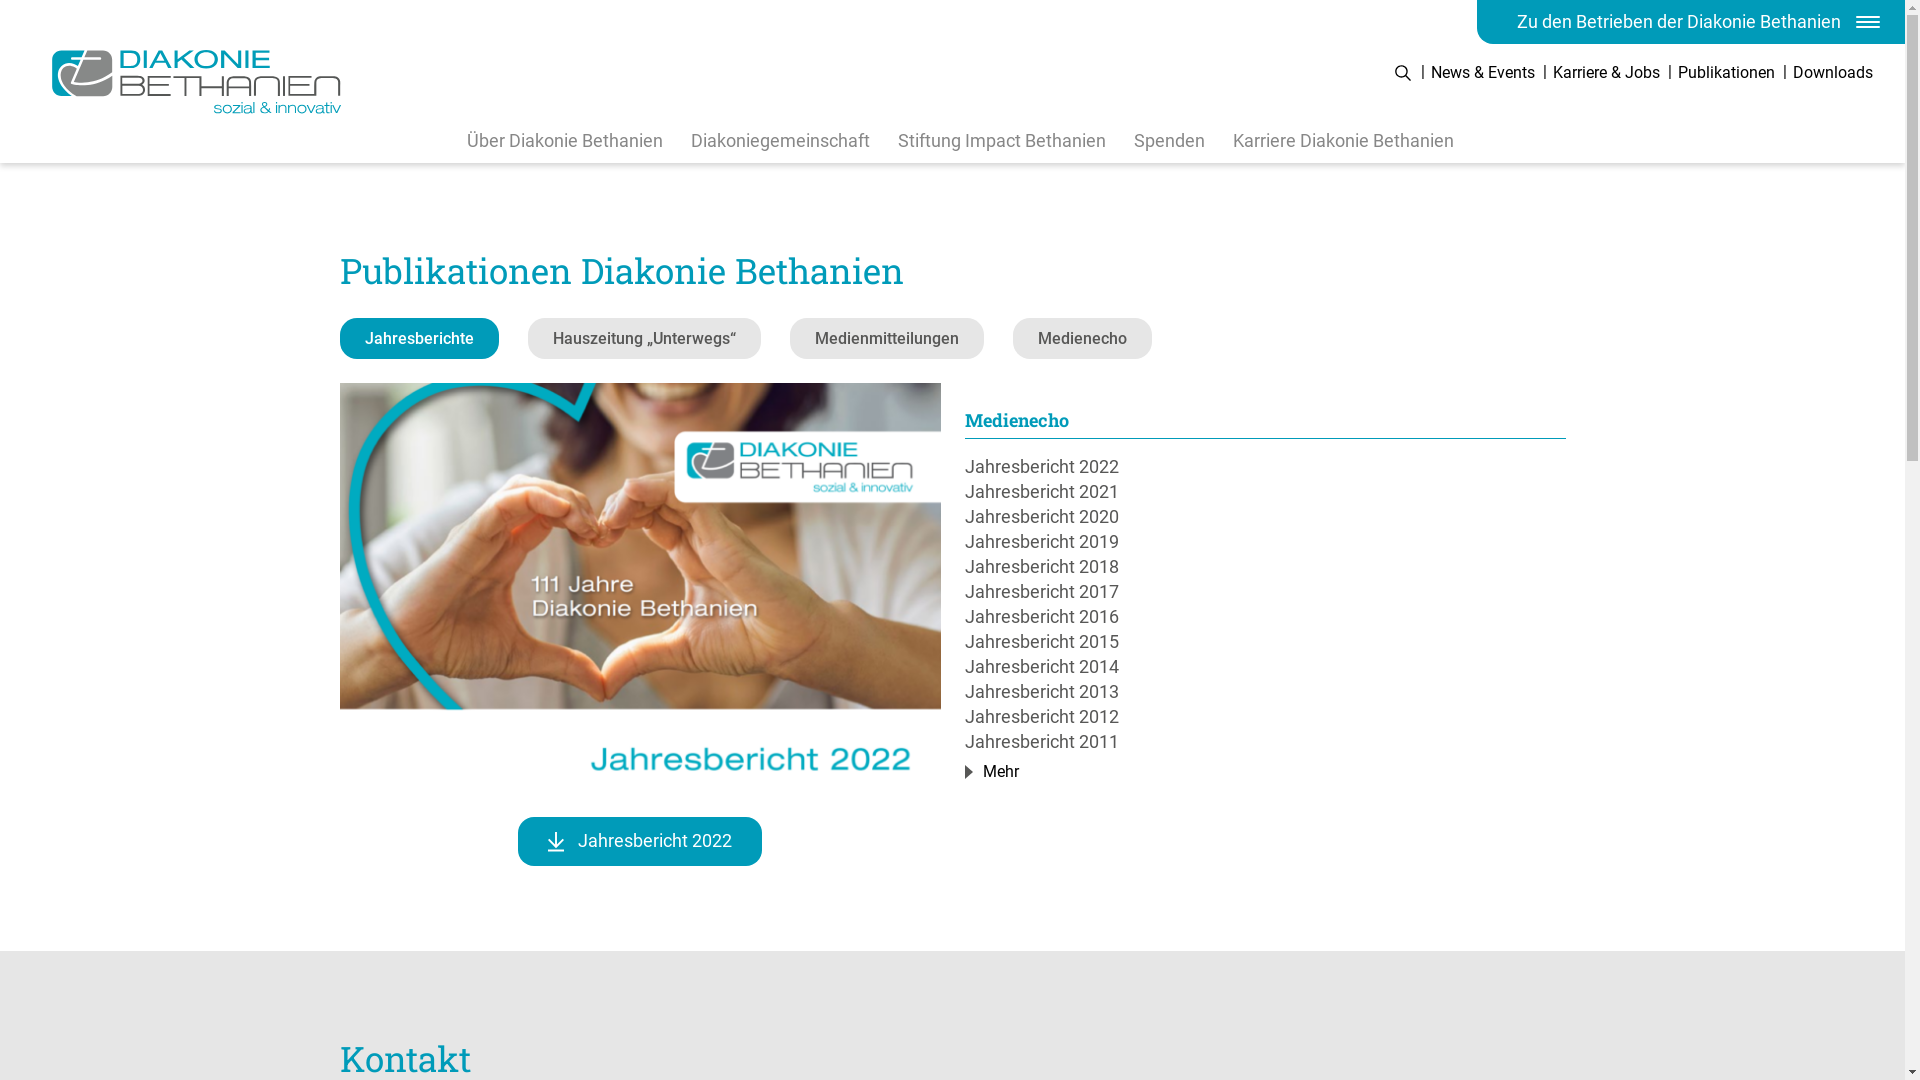  Describe the element at coordinates (1002, 139) in the screenshot. I see `'Stiftung Impact Bethanien'` at that location.